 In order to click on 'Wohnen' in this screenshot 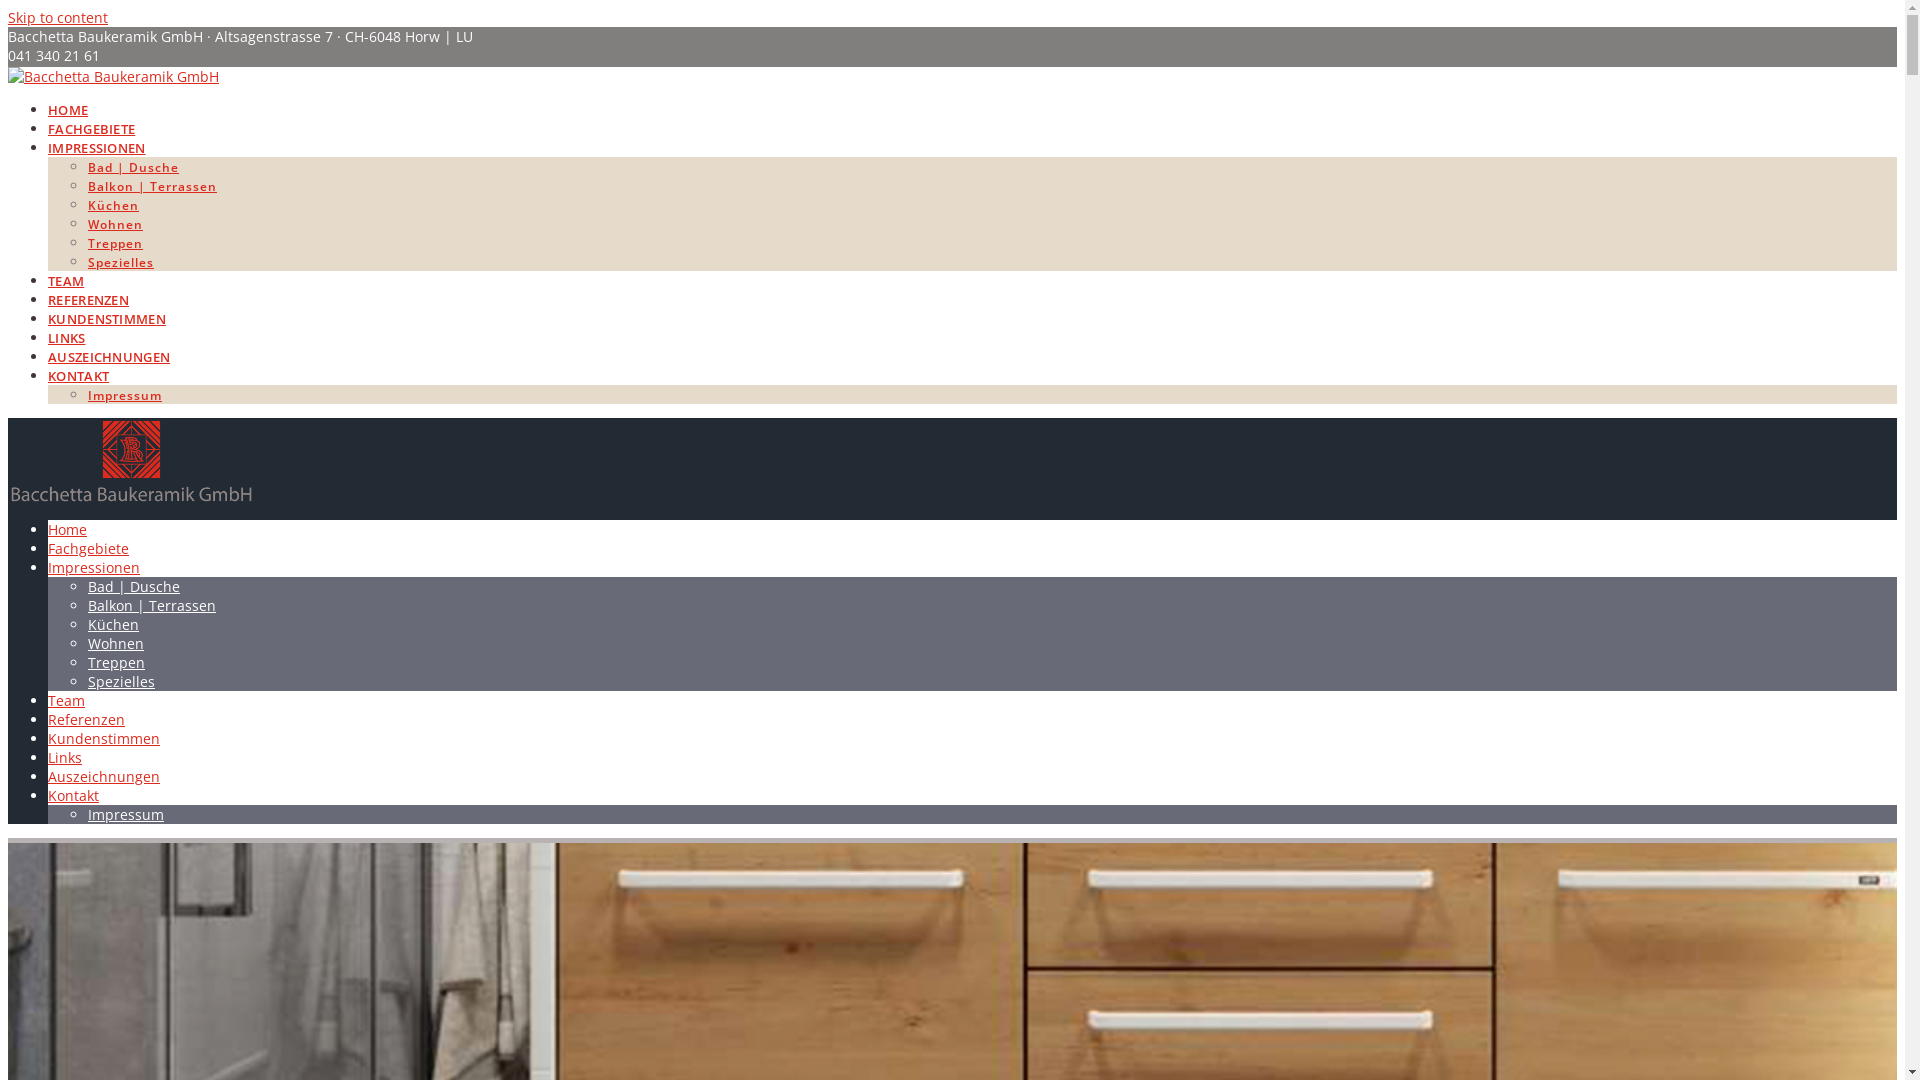, I will do `click(114, 643)`.